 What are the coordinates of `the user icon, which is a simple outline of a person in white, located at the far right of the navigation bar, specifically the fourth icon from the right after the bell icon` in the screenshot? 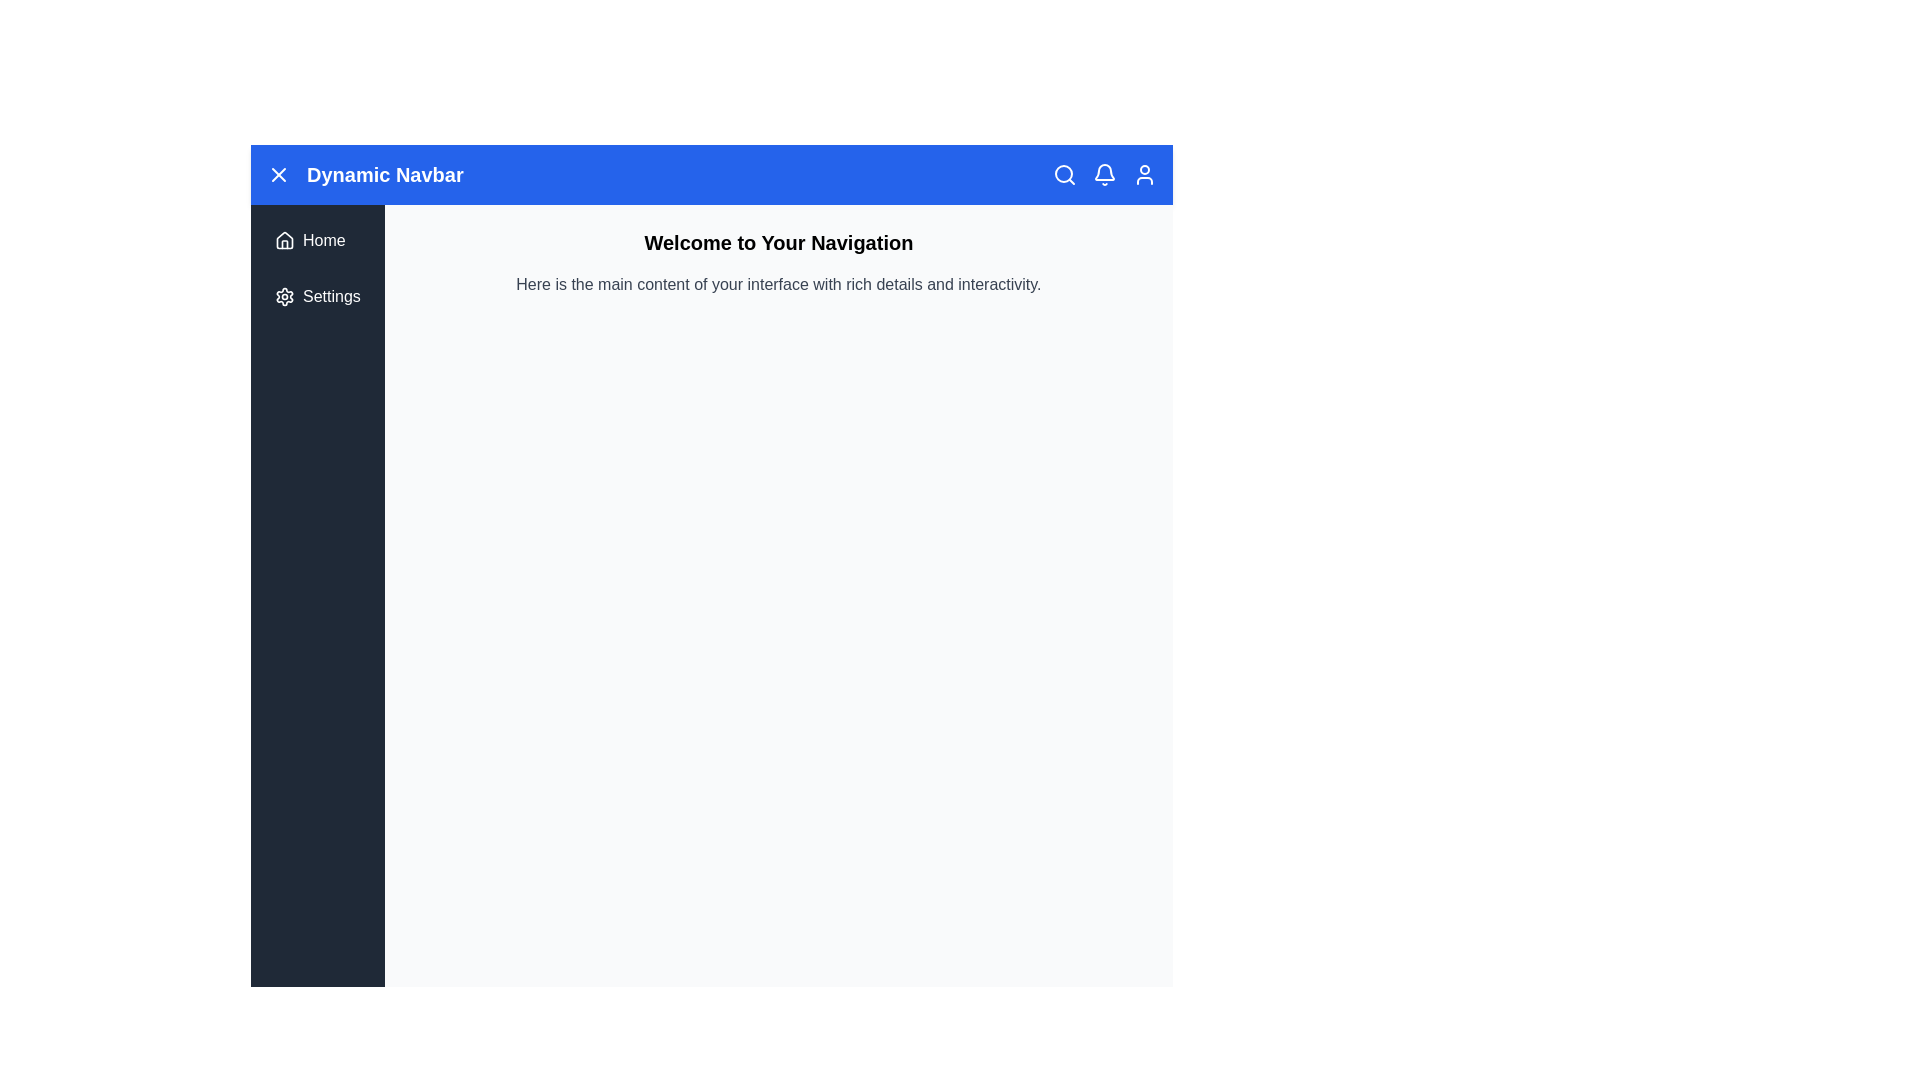 It's located at (1145, 173).